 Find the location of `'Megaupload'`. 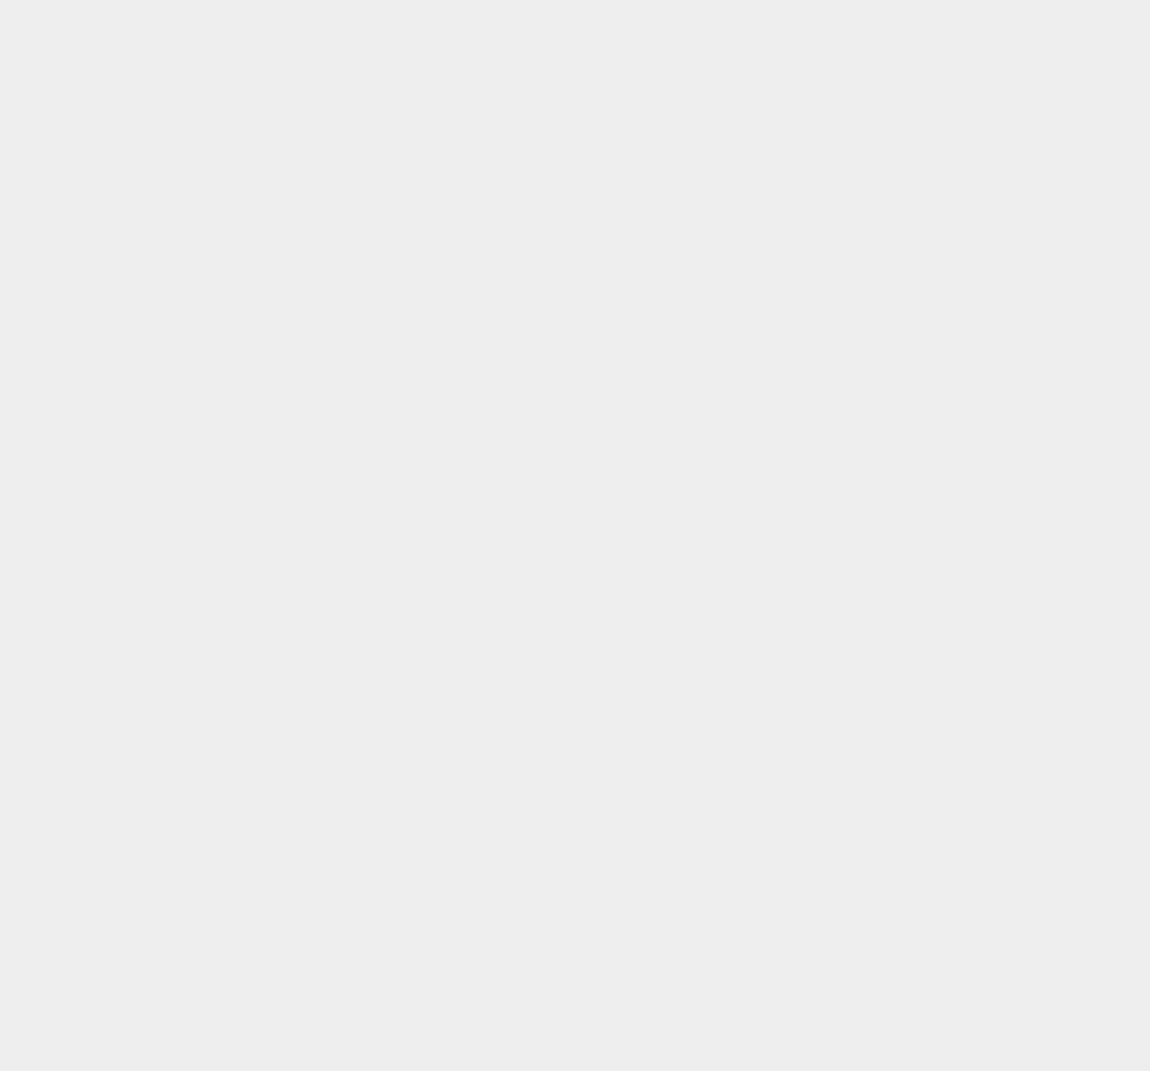

'Megaupload' is located at coordinates (812, 1010).